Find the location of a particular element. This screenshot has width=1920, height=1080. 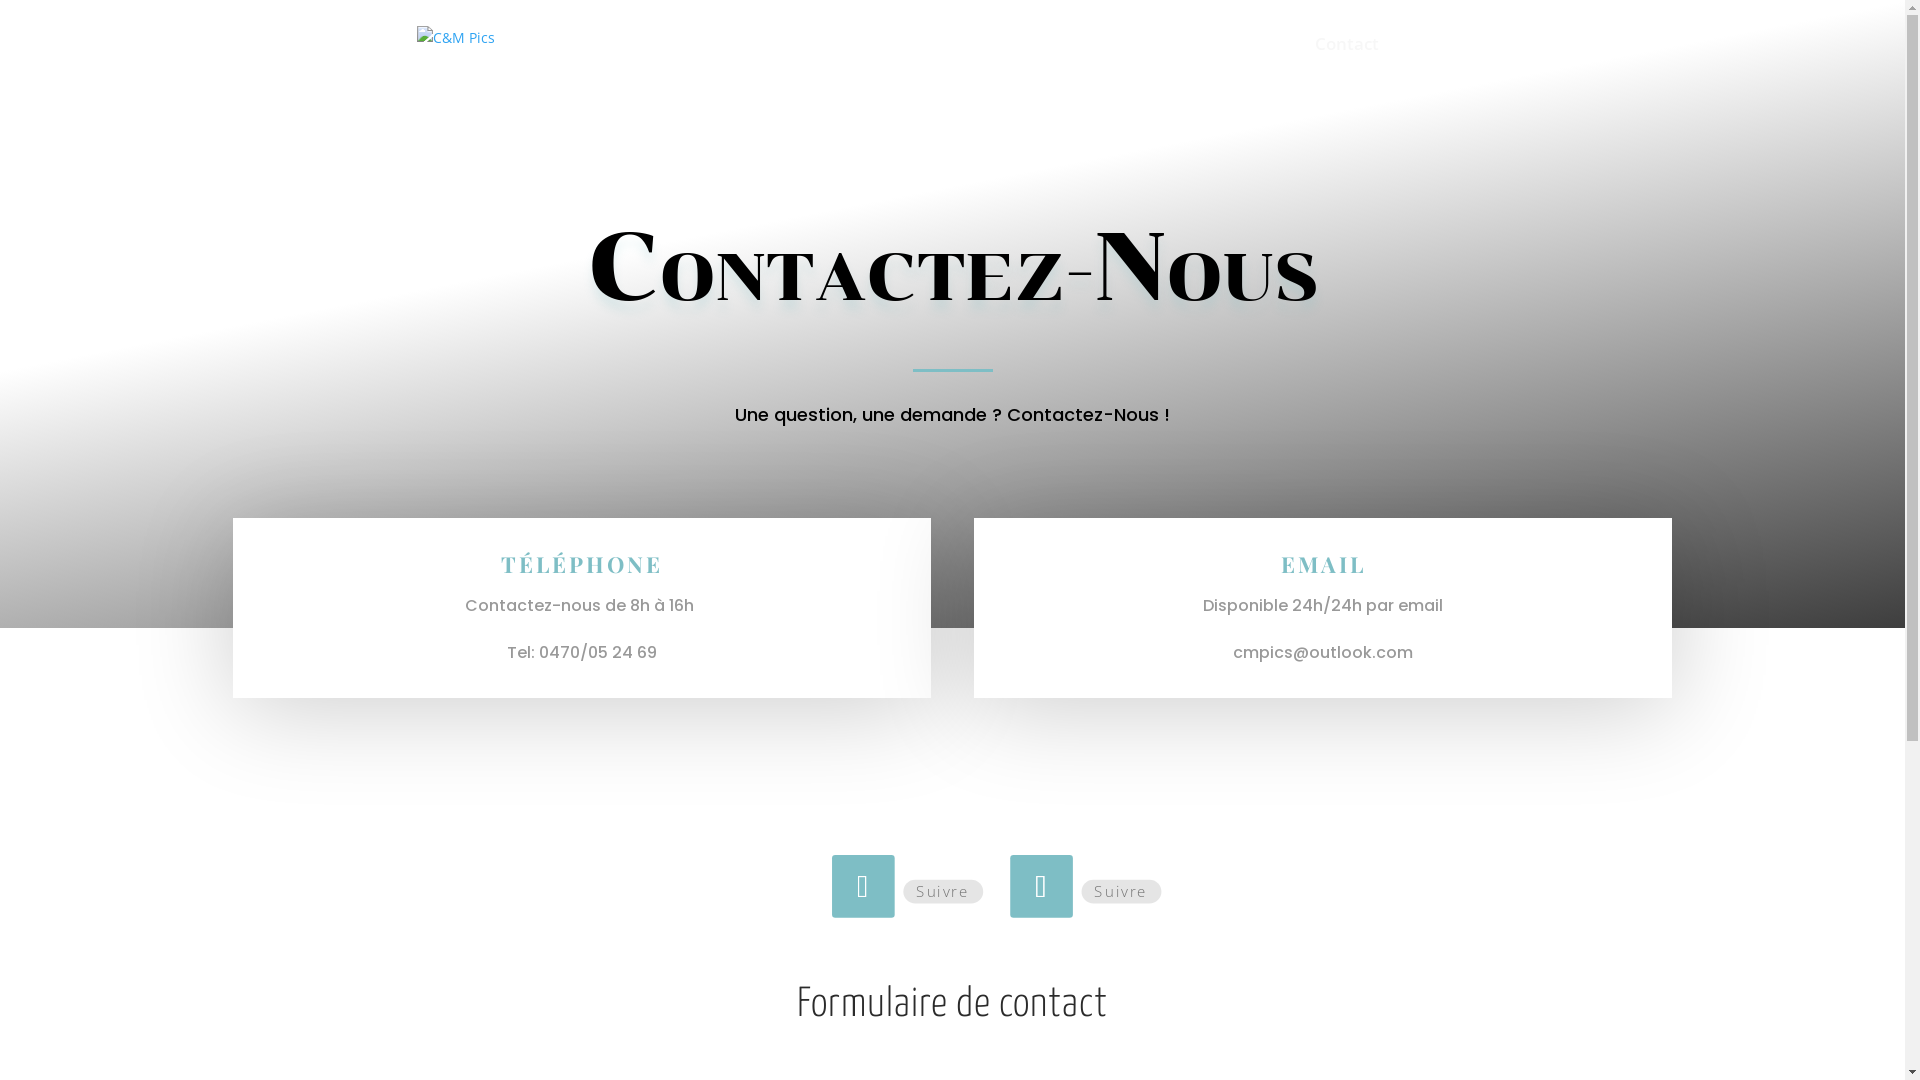

'Contact' is located at coordinates (1345, 61).